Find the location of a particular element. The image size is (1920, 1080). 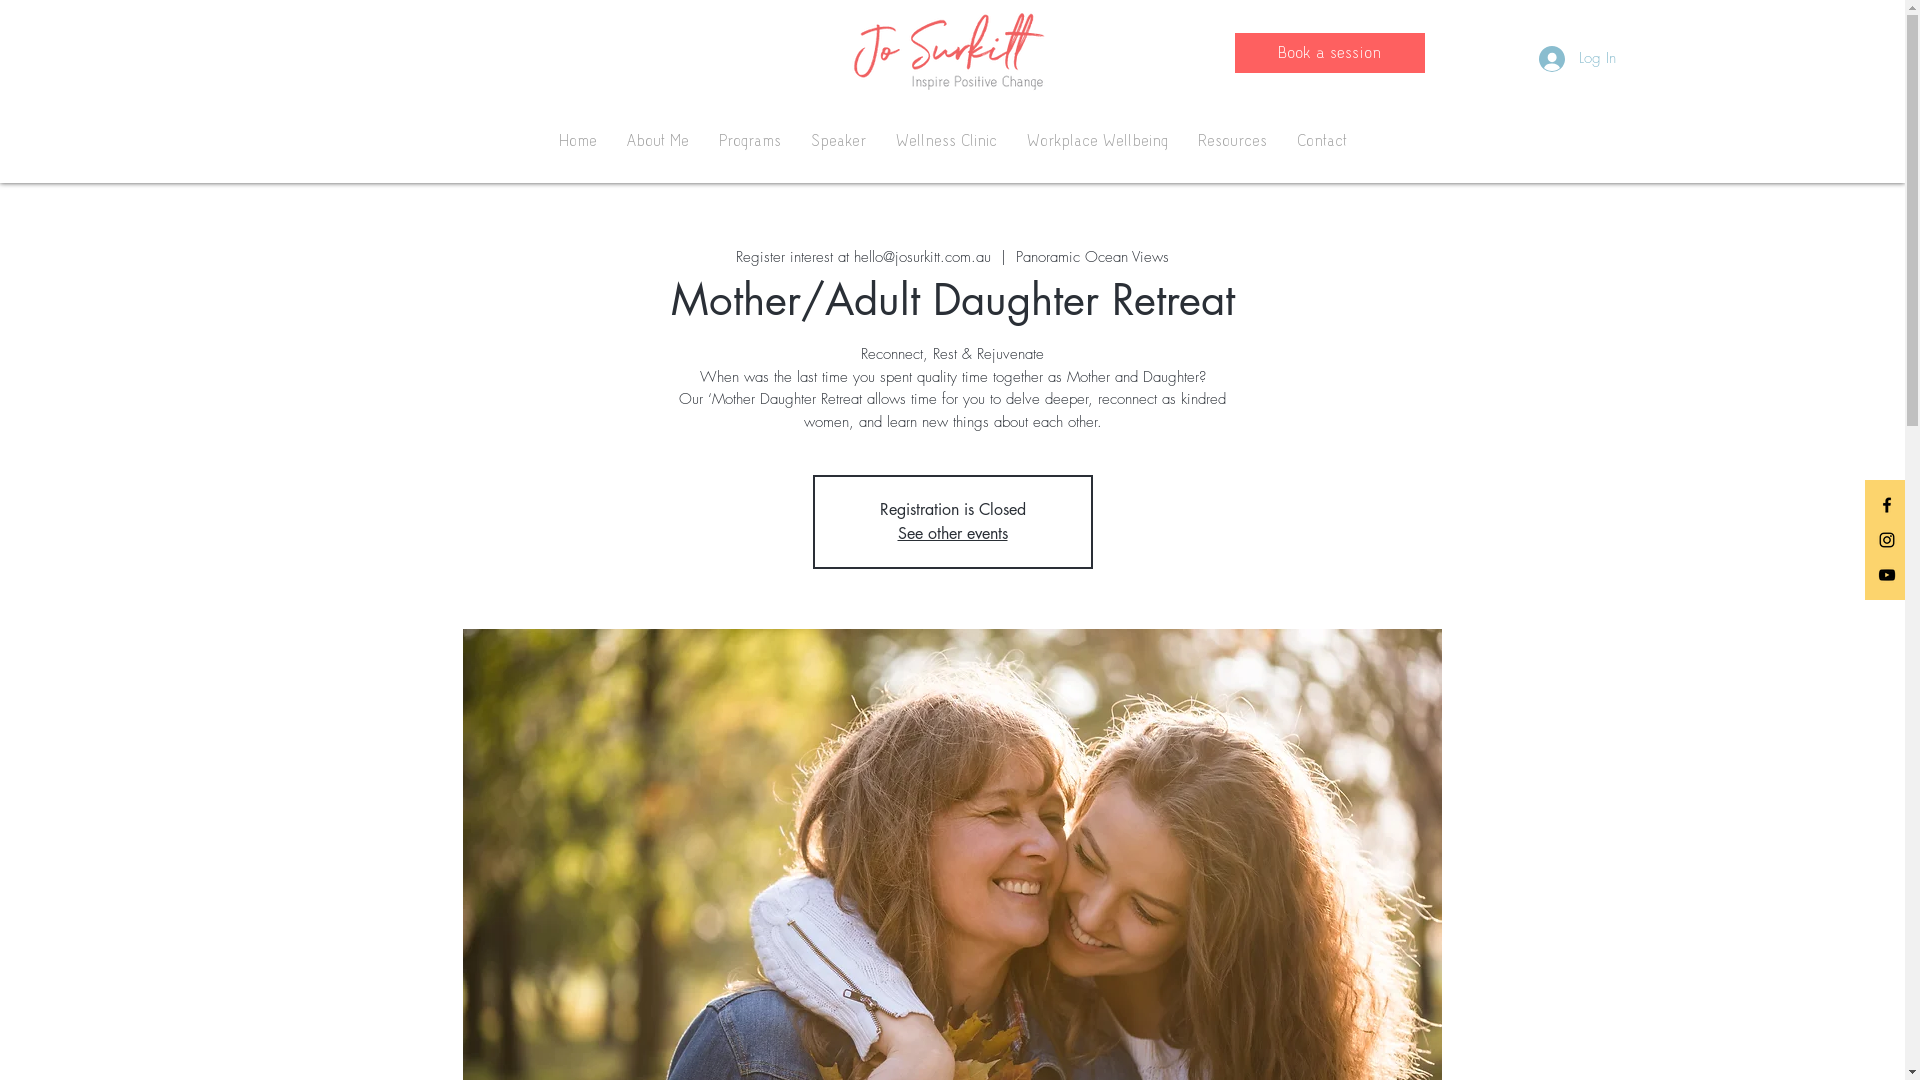

'See other events' is located at coordinates (952, 532).